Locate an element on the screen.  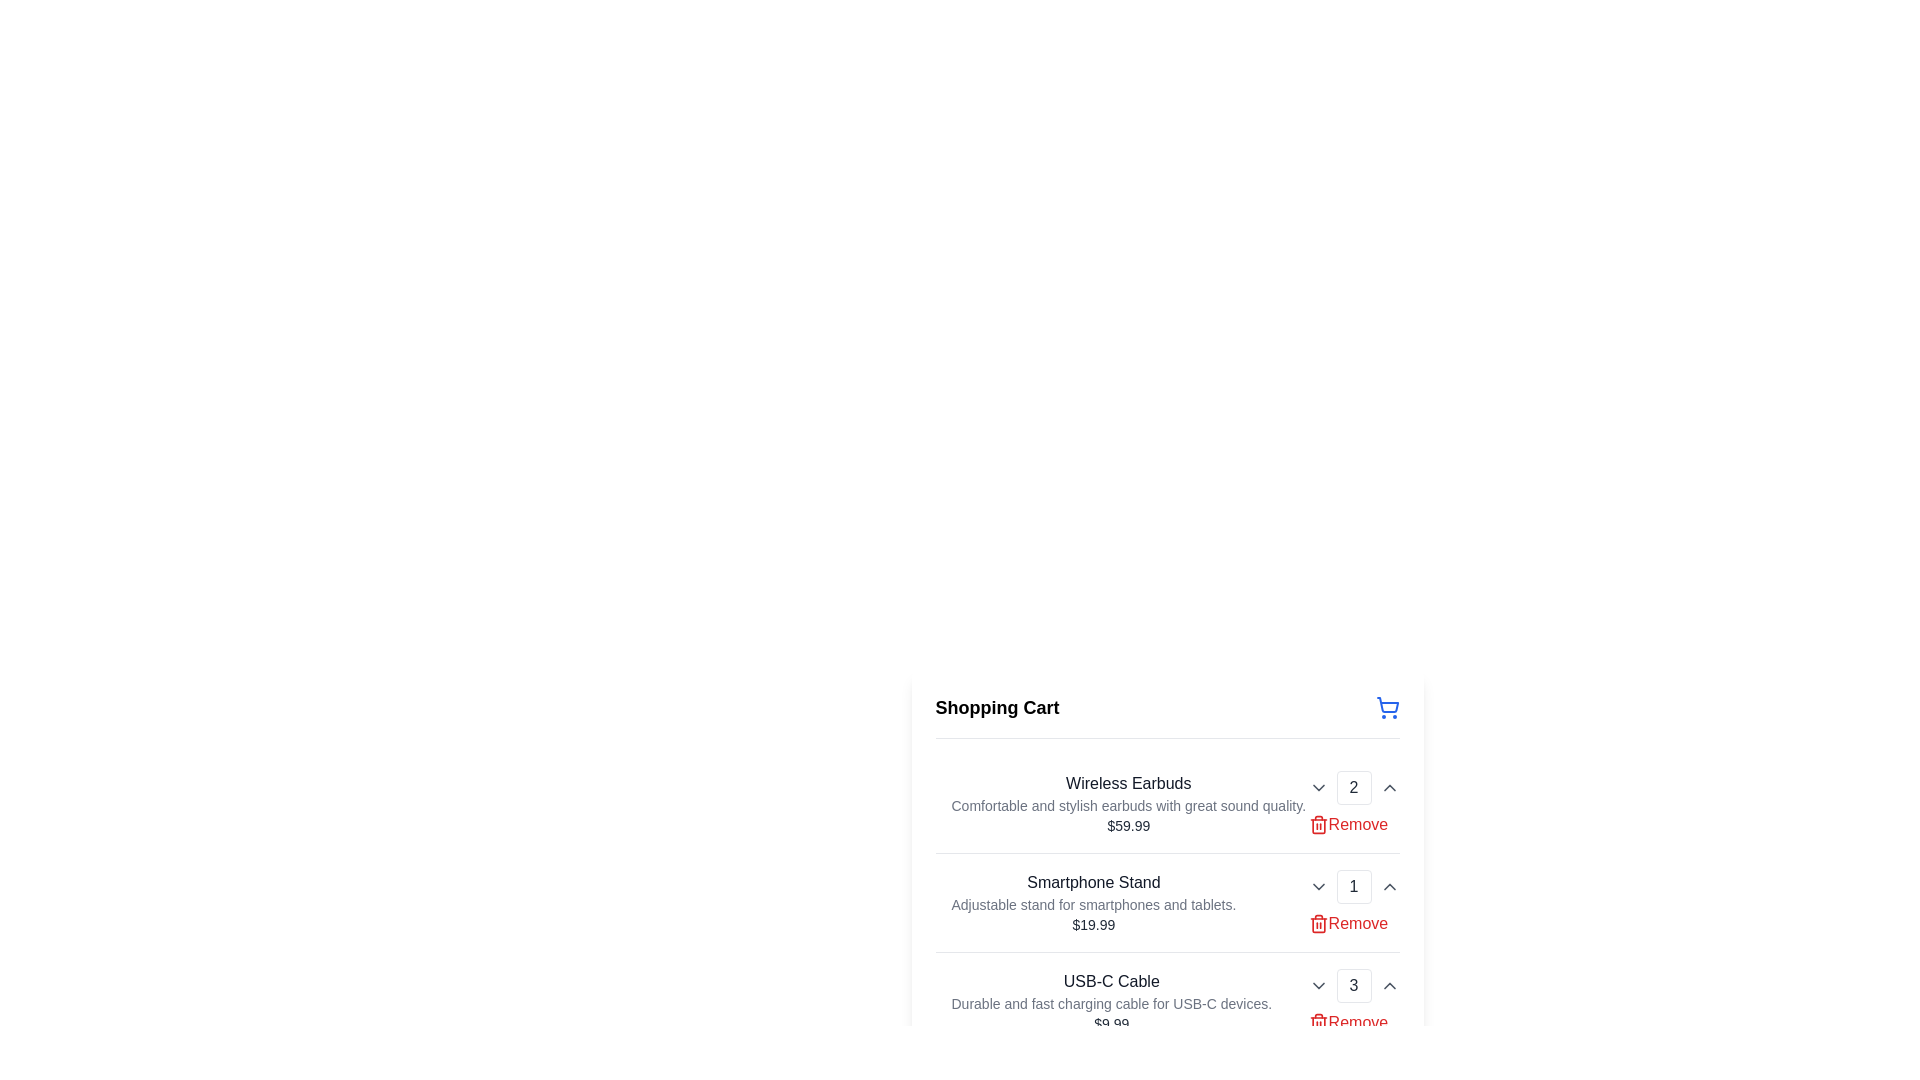
the dropdown toggle button located to the left of the quantity display for 'Wireless Earbuds' to modify the quantity is located at coordinates (1318, 786).